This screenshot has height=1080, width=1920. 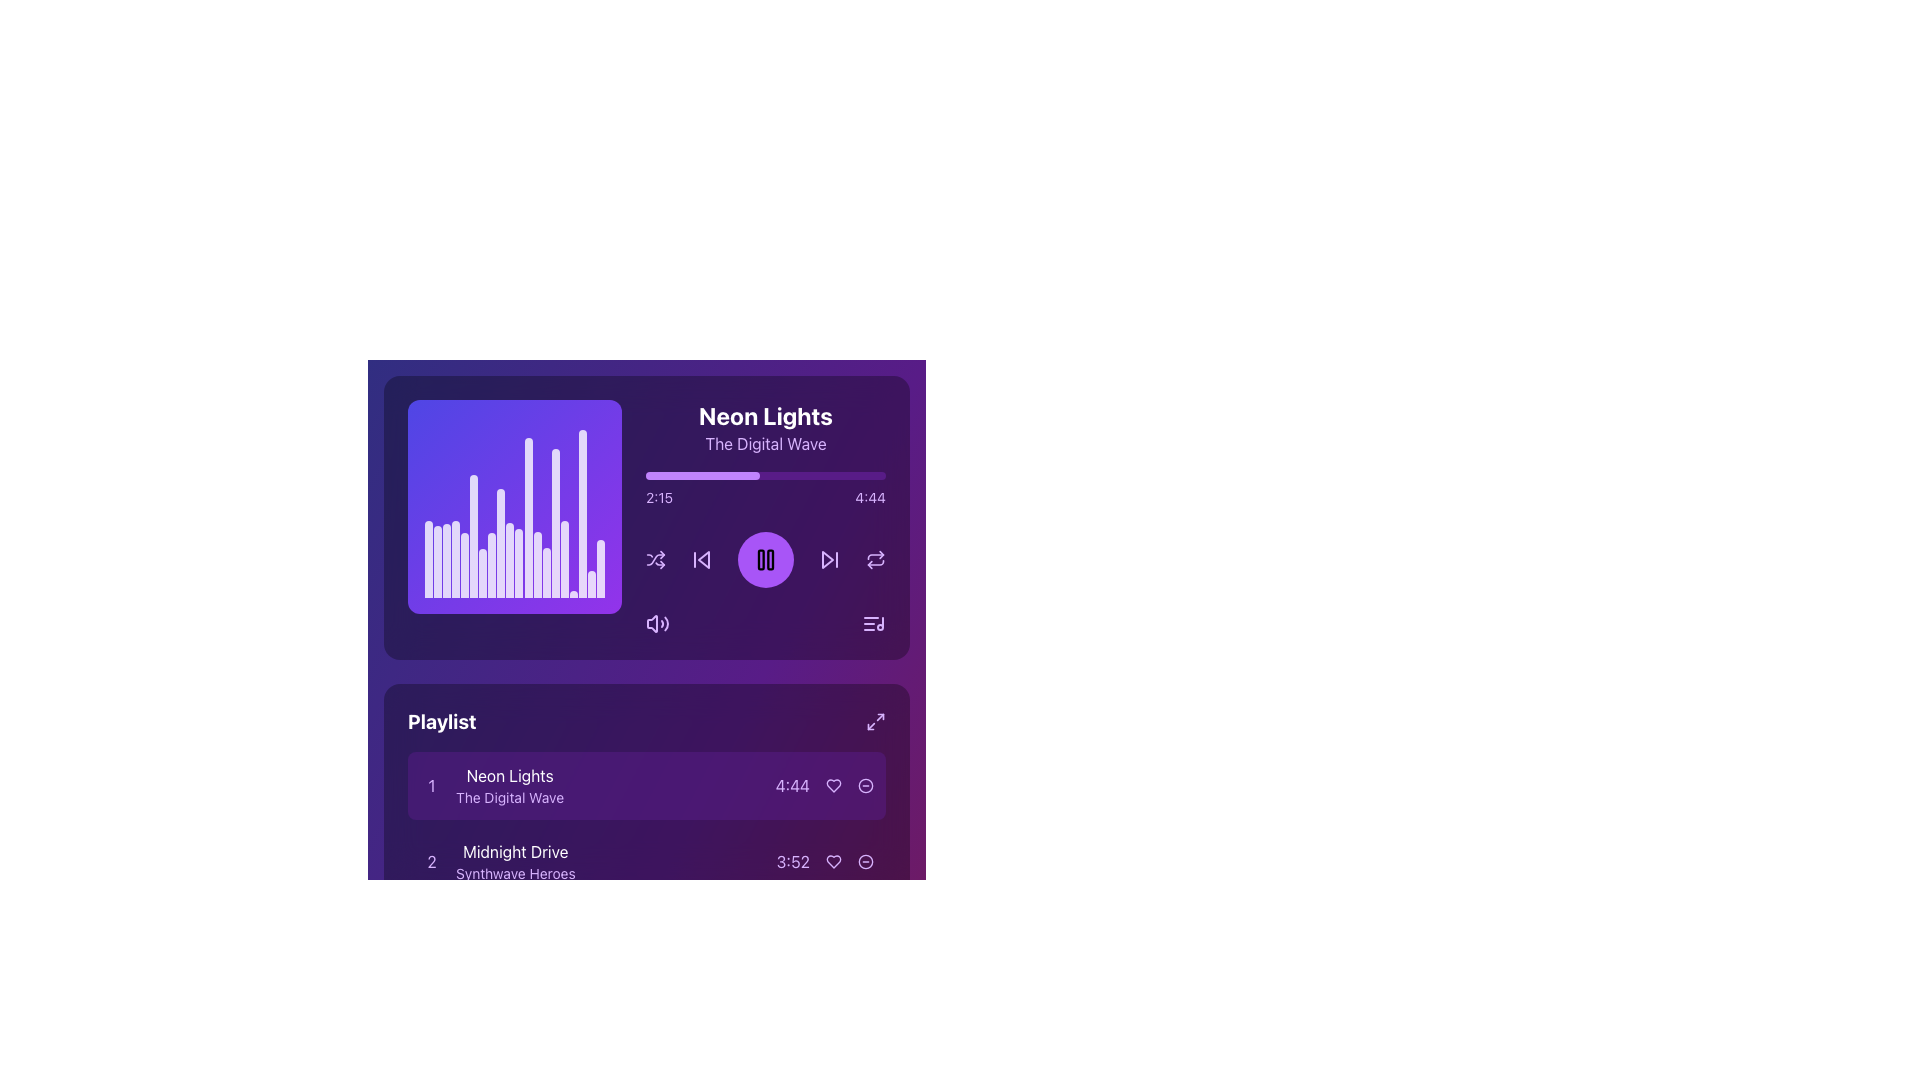 I want to click on the pause button, which is represented by two vertical bars within a purple circular button, located in the bottom-right section of the media player header, so click(x=765, y=559).